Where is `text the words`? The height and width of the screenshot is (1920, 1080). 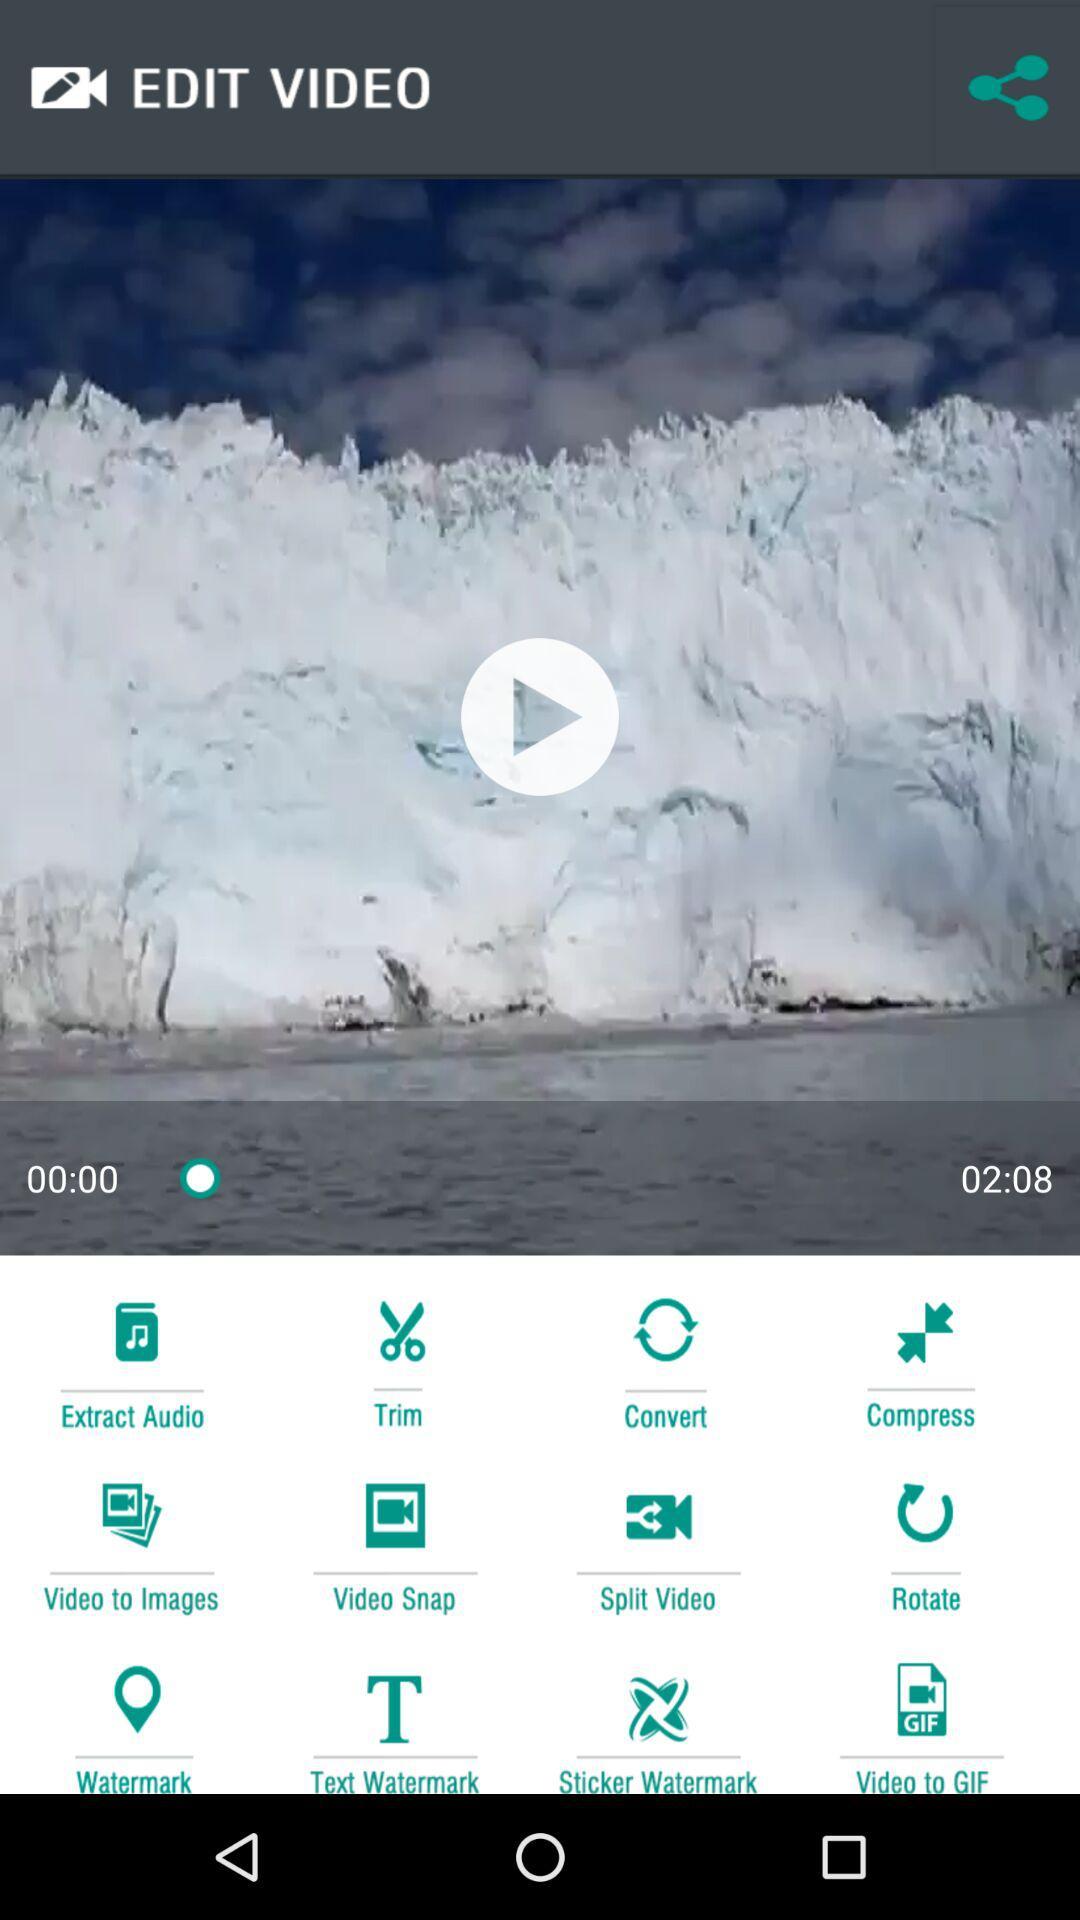
text the words is located at coordinates (394, 1717).